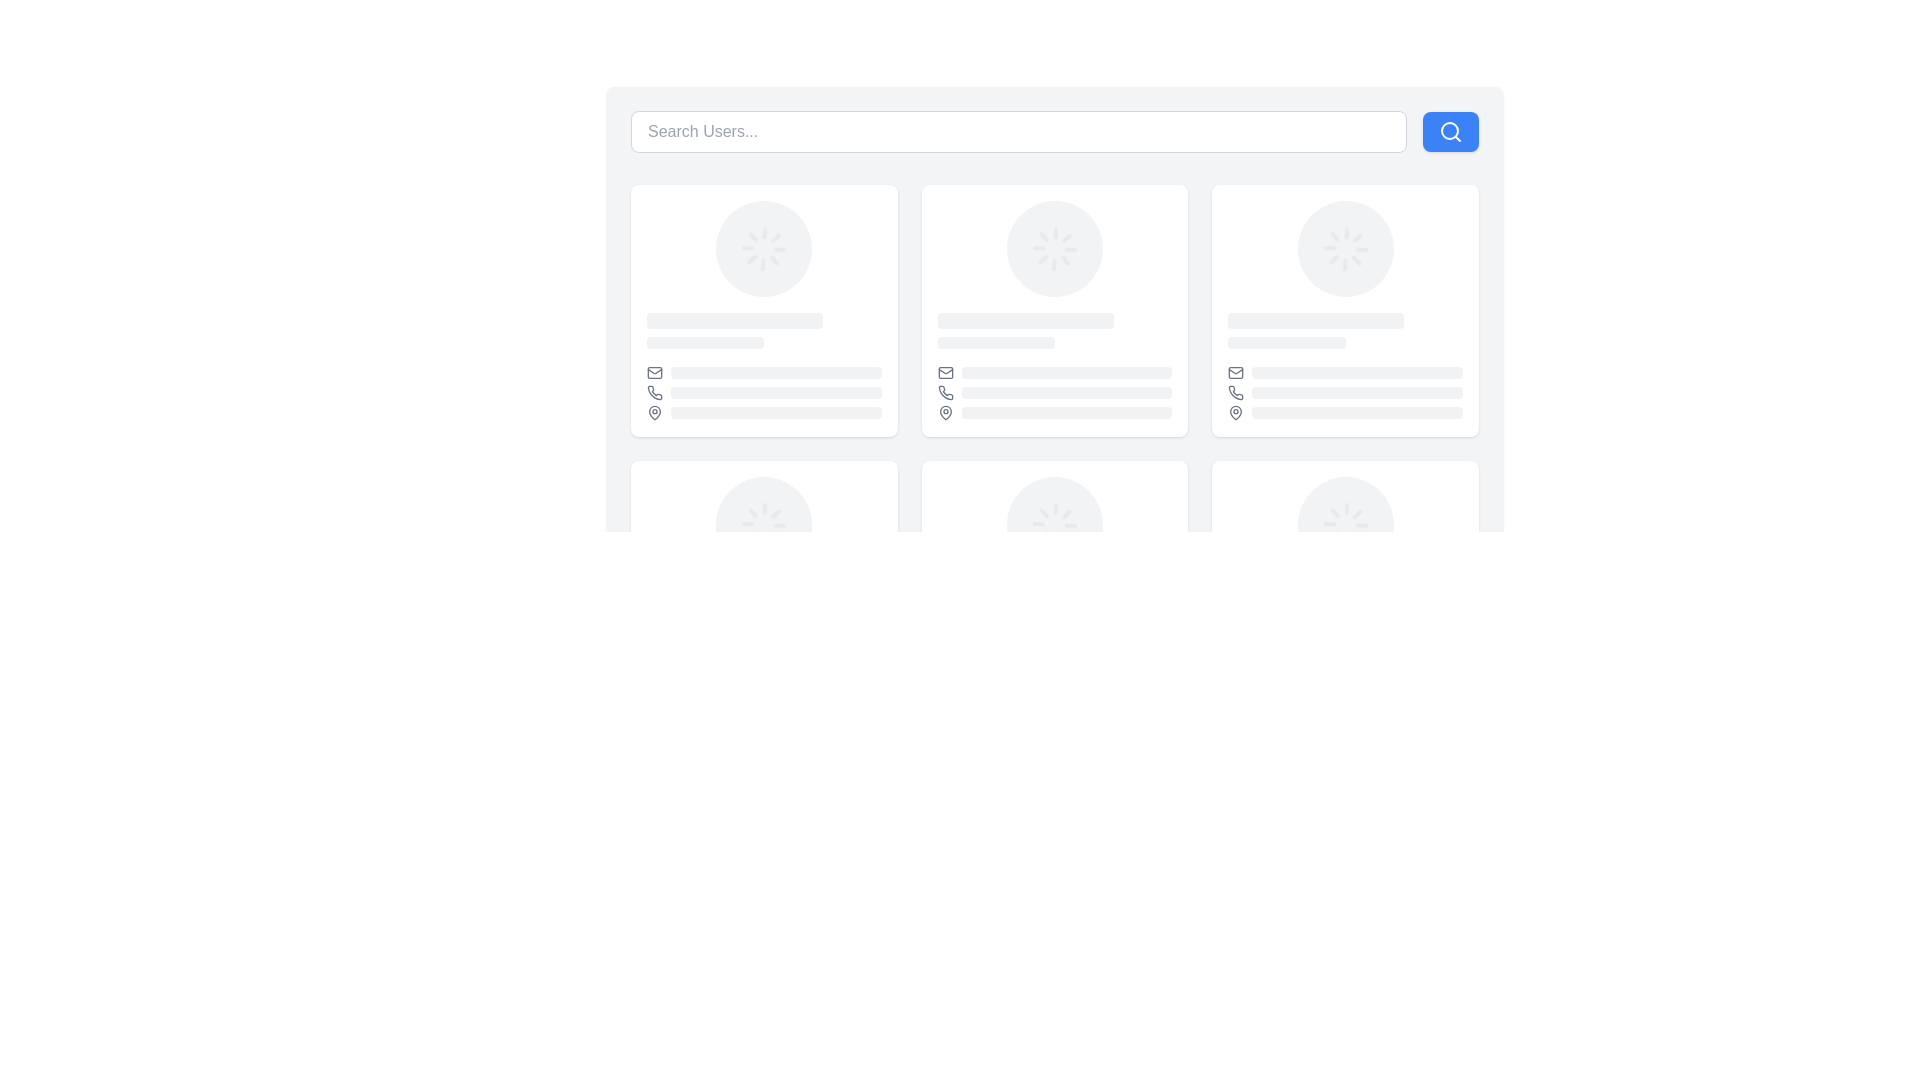 The height and width of the screenshot is (1080, 1920). What do you see at coordinates (1345, 248) in the screenshot?
I see `the spinning animation of the loading spinner located in the first row, second column of the grid interface` at bounding box center [1345, 248].